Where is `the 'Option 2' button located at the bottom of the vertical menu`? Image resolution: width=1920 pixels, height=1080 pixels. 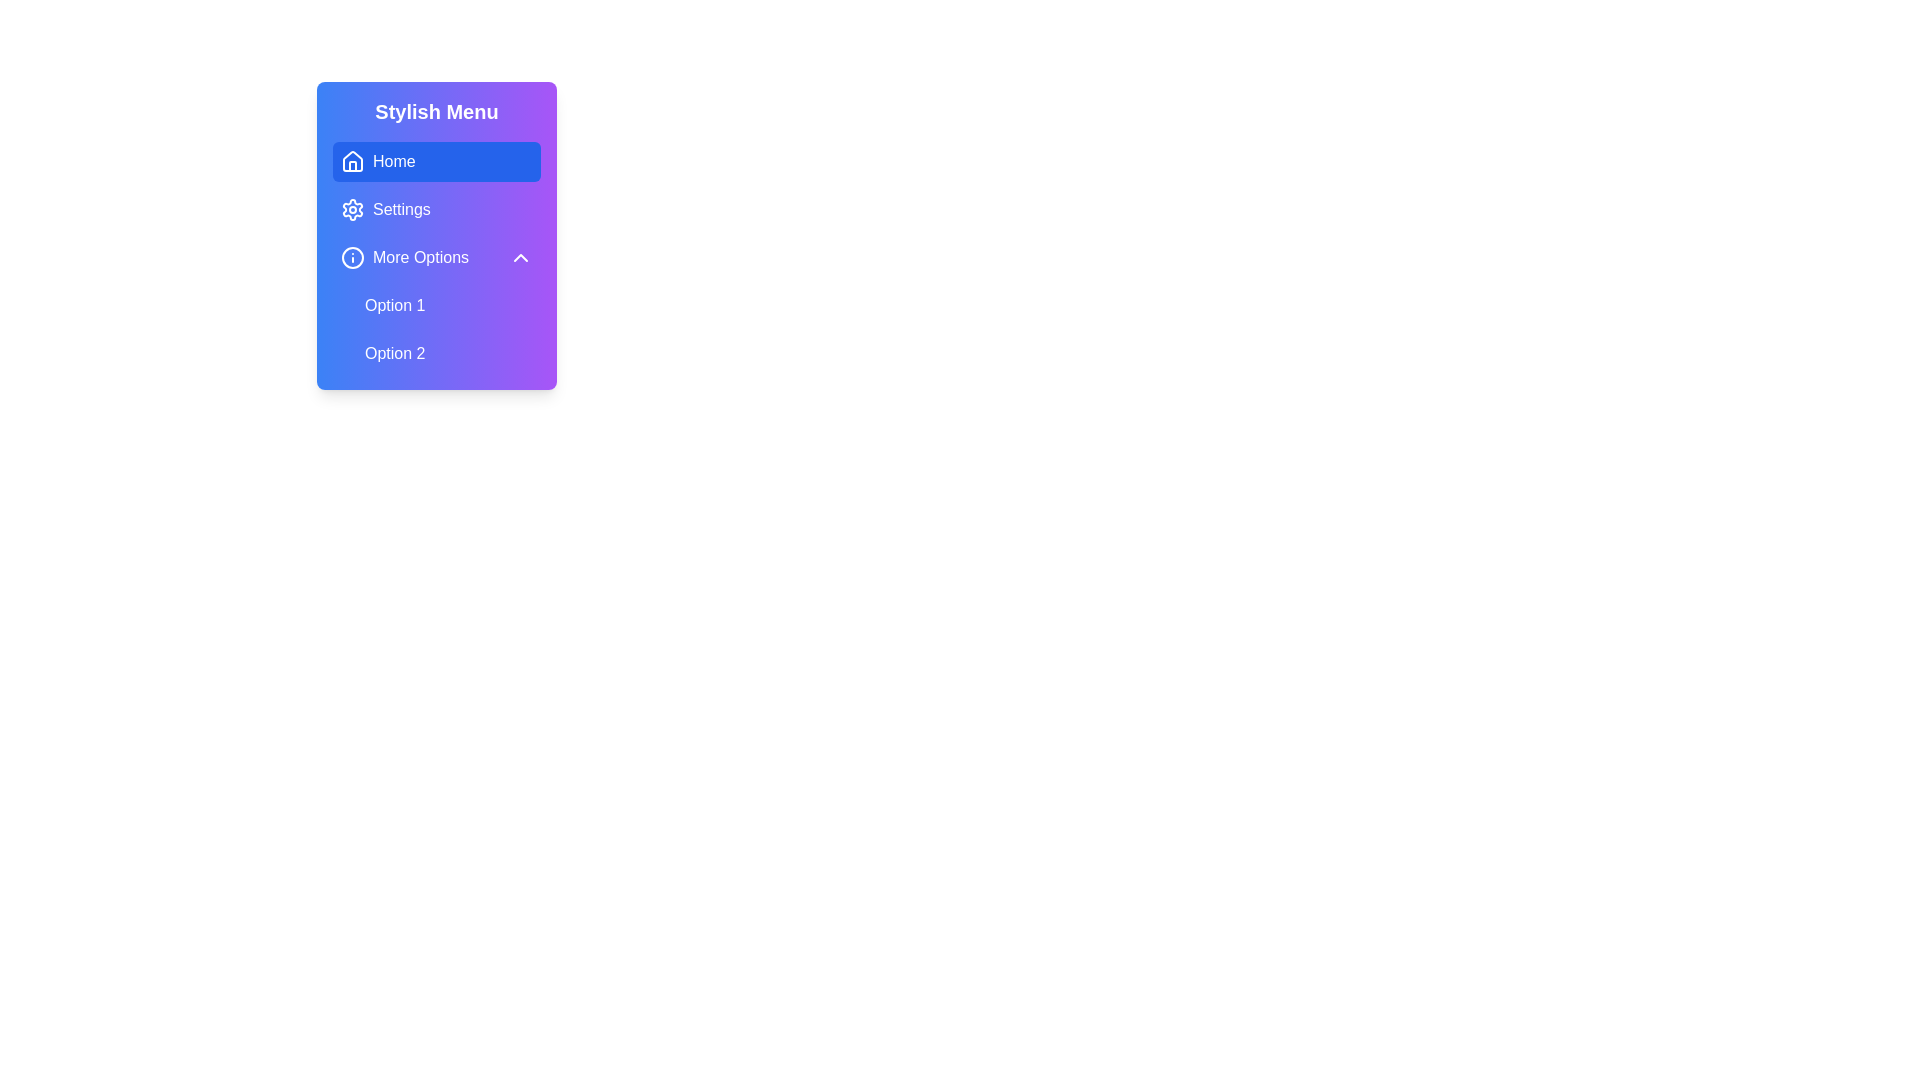
the 'Option 2' button located at the bottom of the vertical menu is located at coordinates (448, 353).